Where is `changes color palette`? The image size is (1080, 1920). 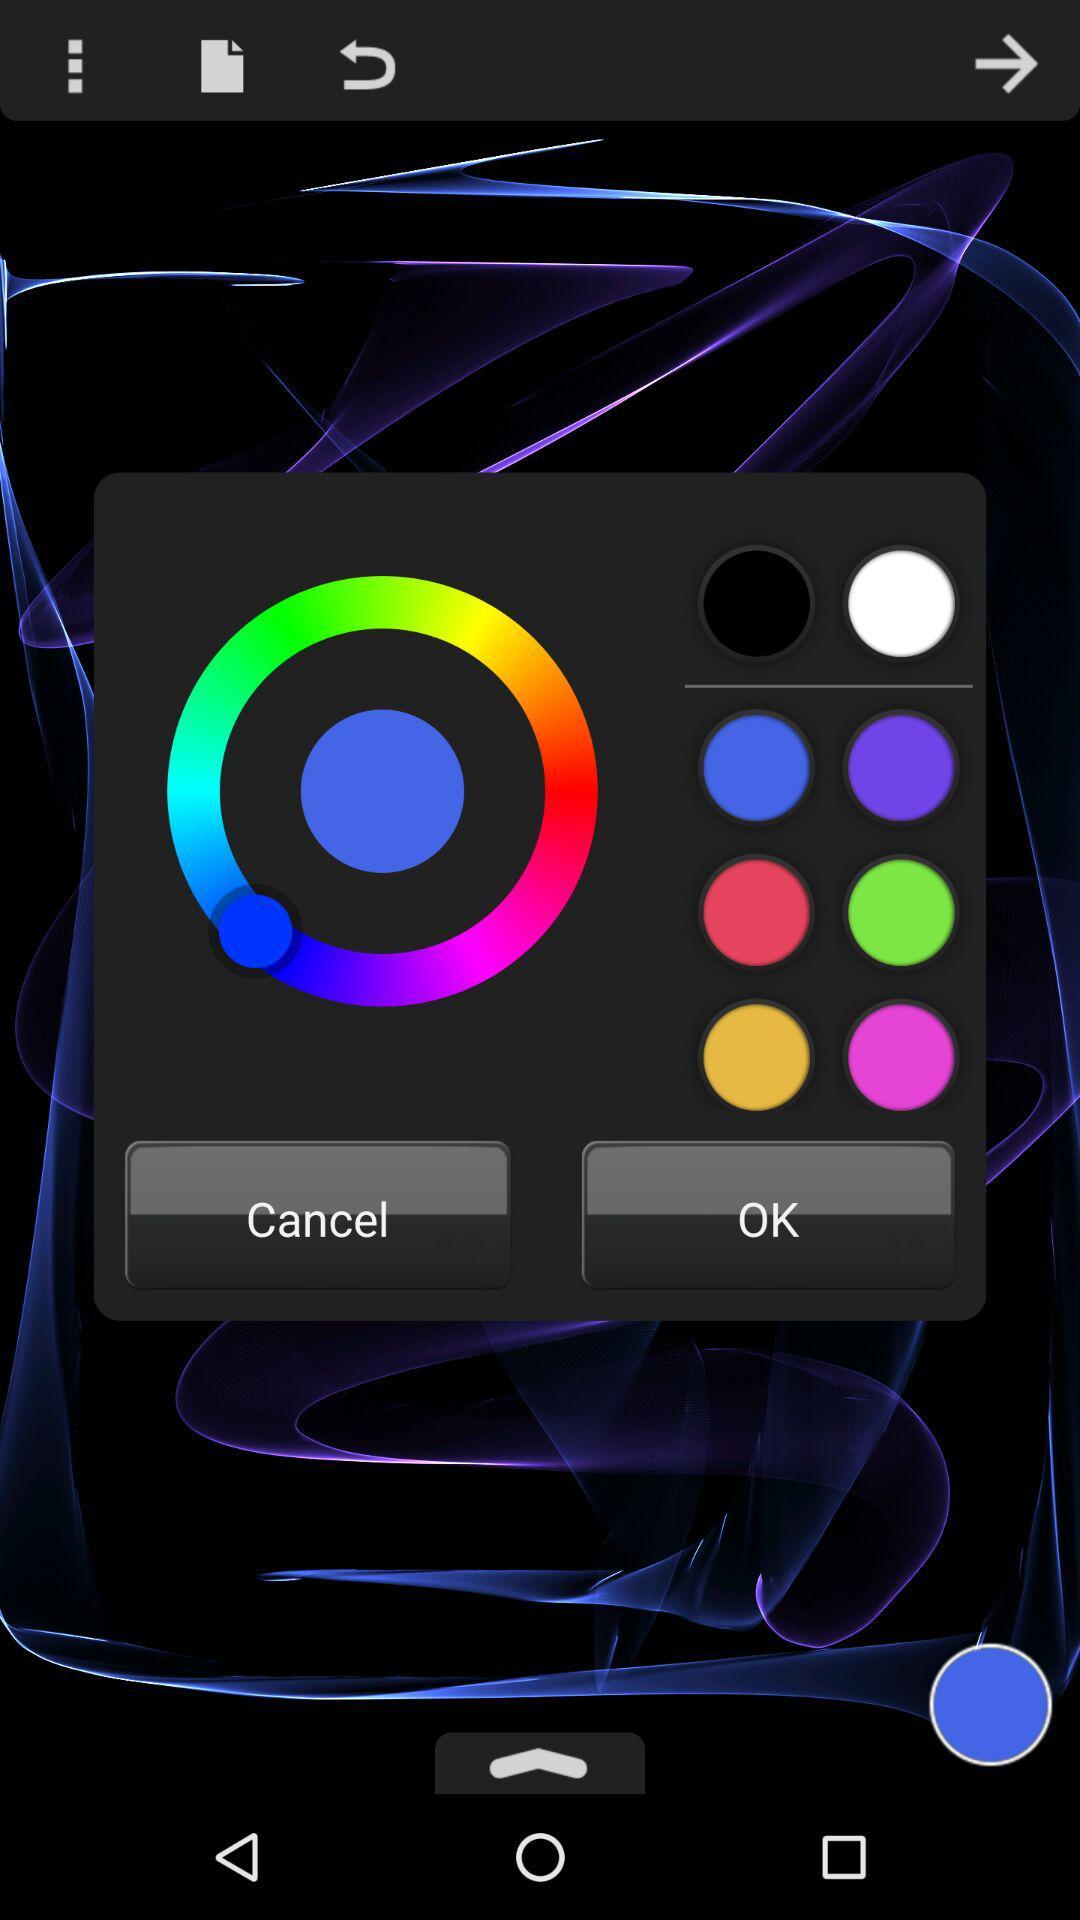 changes color palette is located at coordinates (901, 1047).